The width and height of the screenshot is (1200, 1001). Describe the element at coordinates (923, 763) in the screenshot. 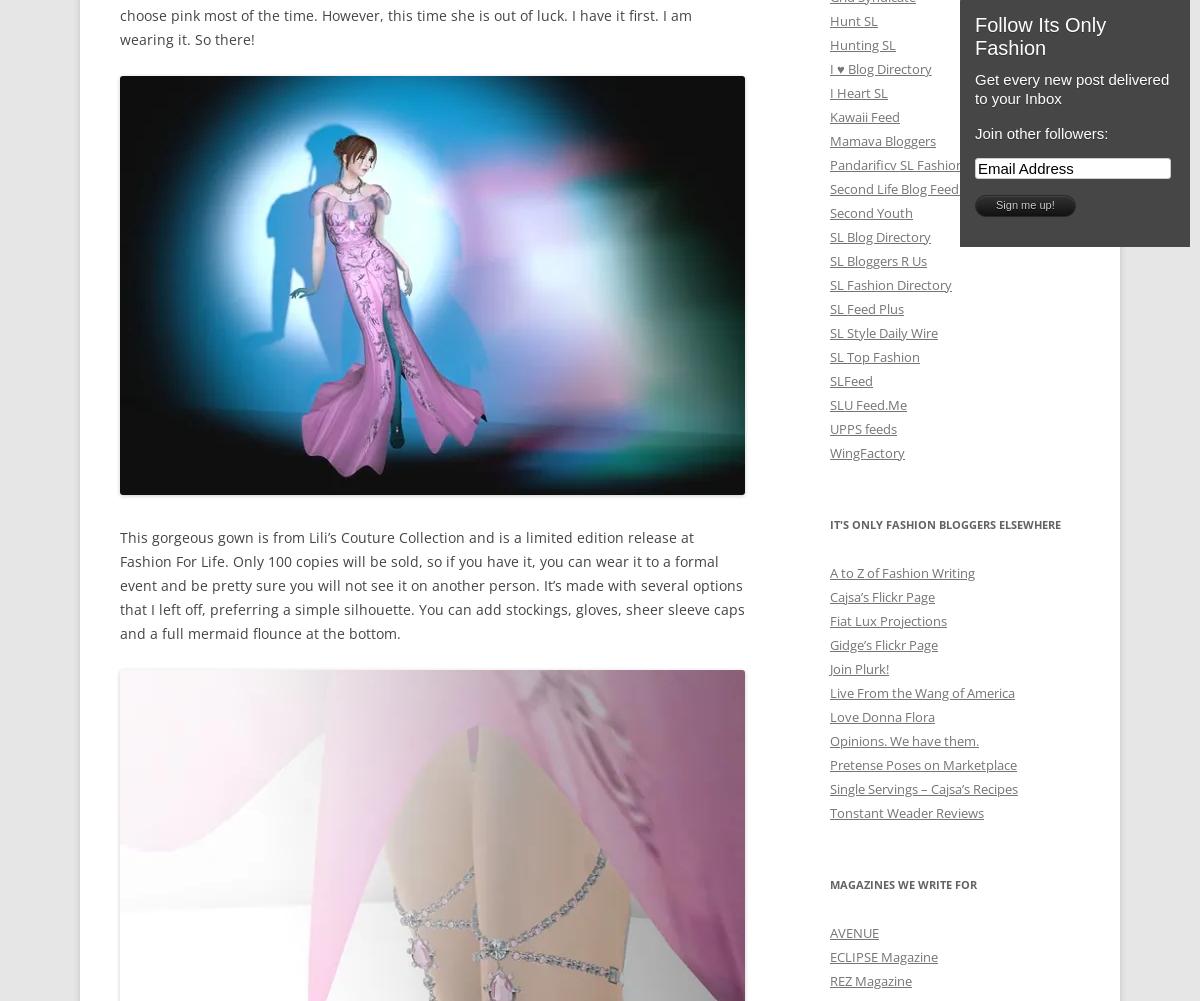

I see `'Pretense Poses on Marketplace'` at that location.